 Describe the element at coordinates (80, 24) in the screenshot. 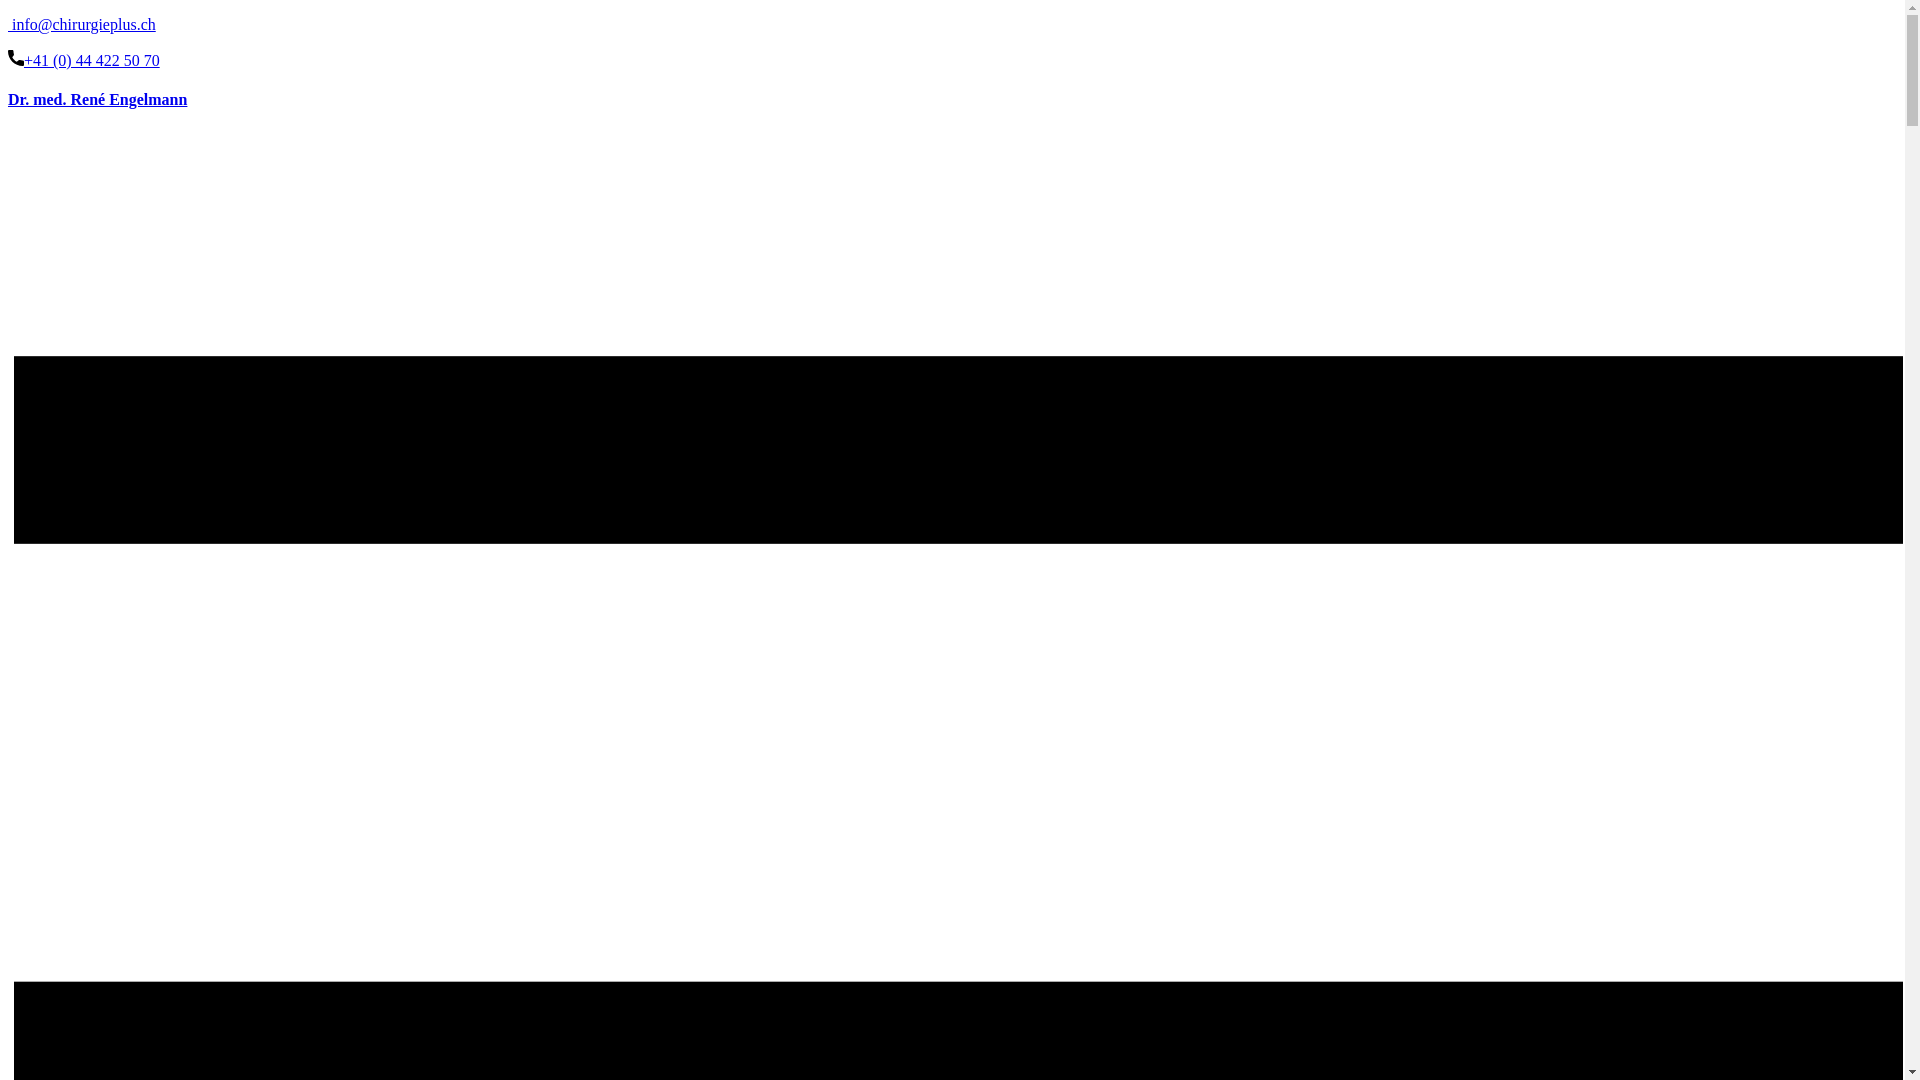

I see `' info@chirurgieplus.ch'` at that location.